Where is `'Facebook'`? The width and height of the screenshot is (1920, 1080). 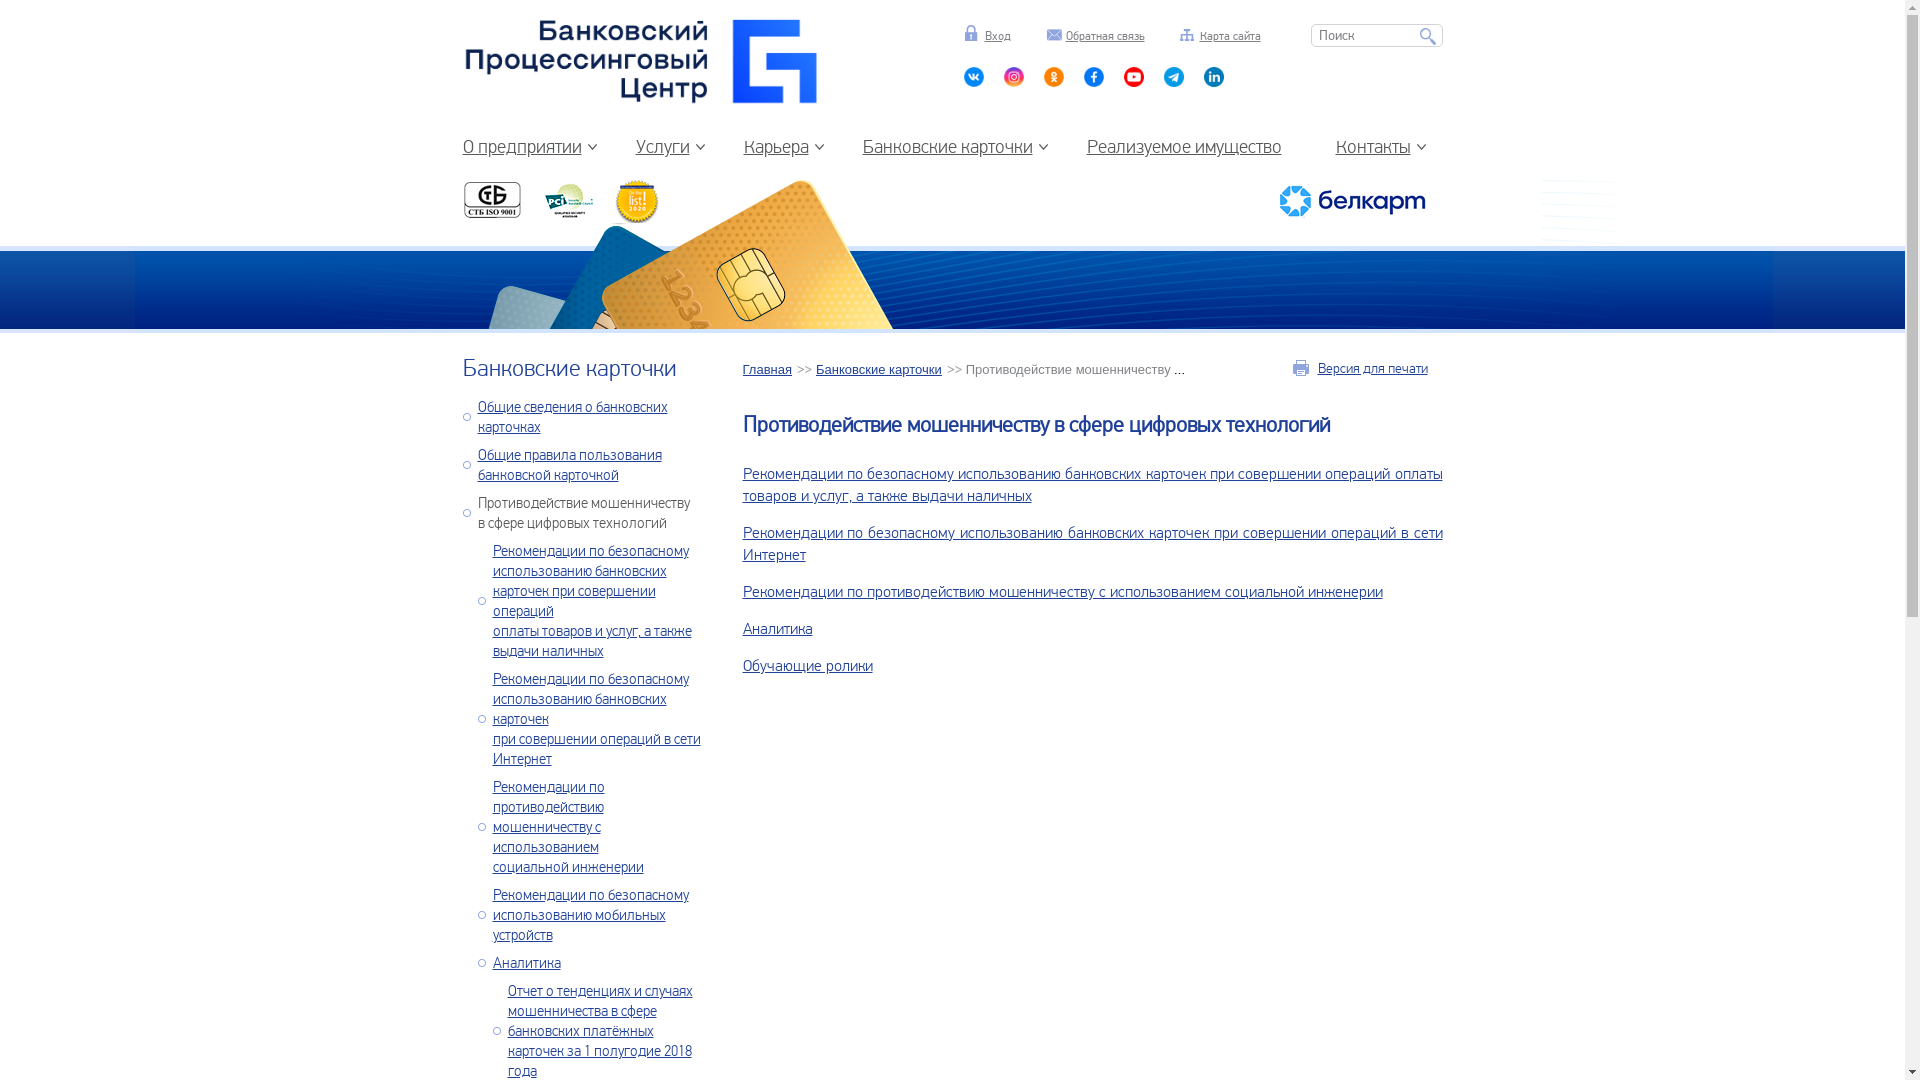
'Facebook' is located at coordinates (1093, 80).